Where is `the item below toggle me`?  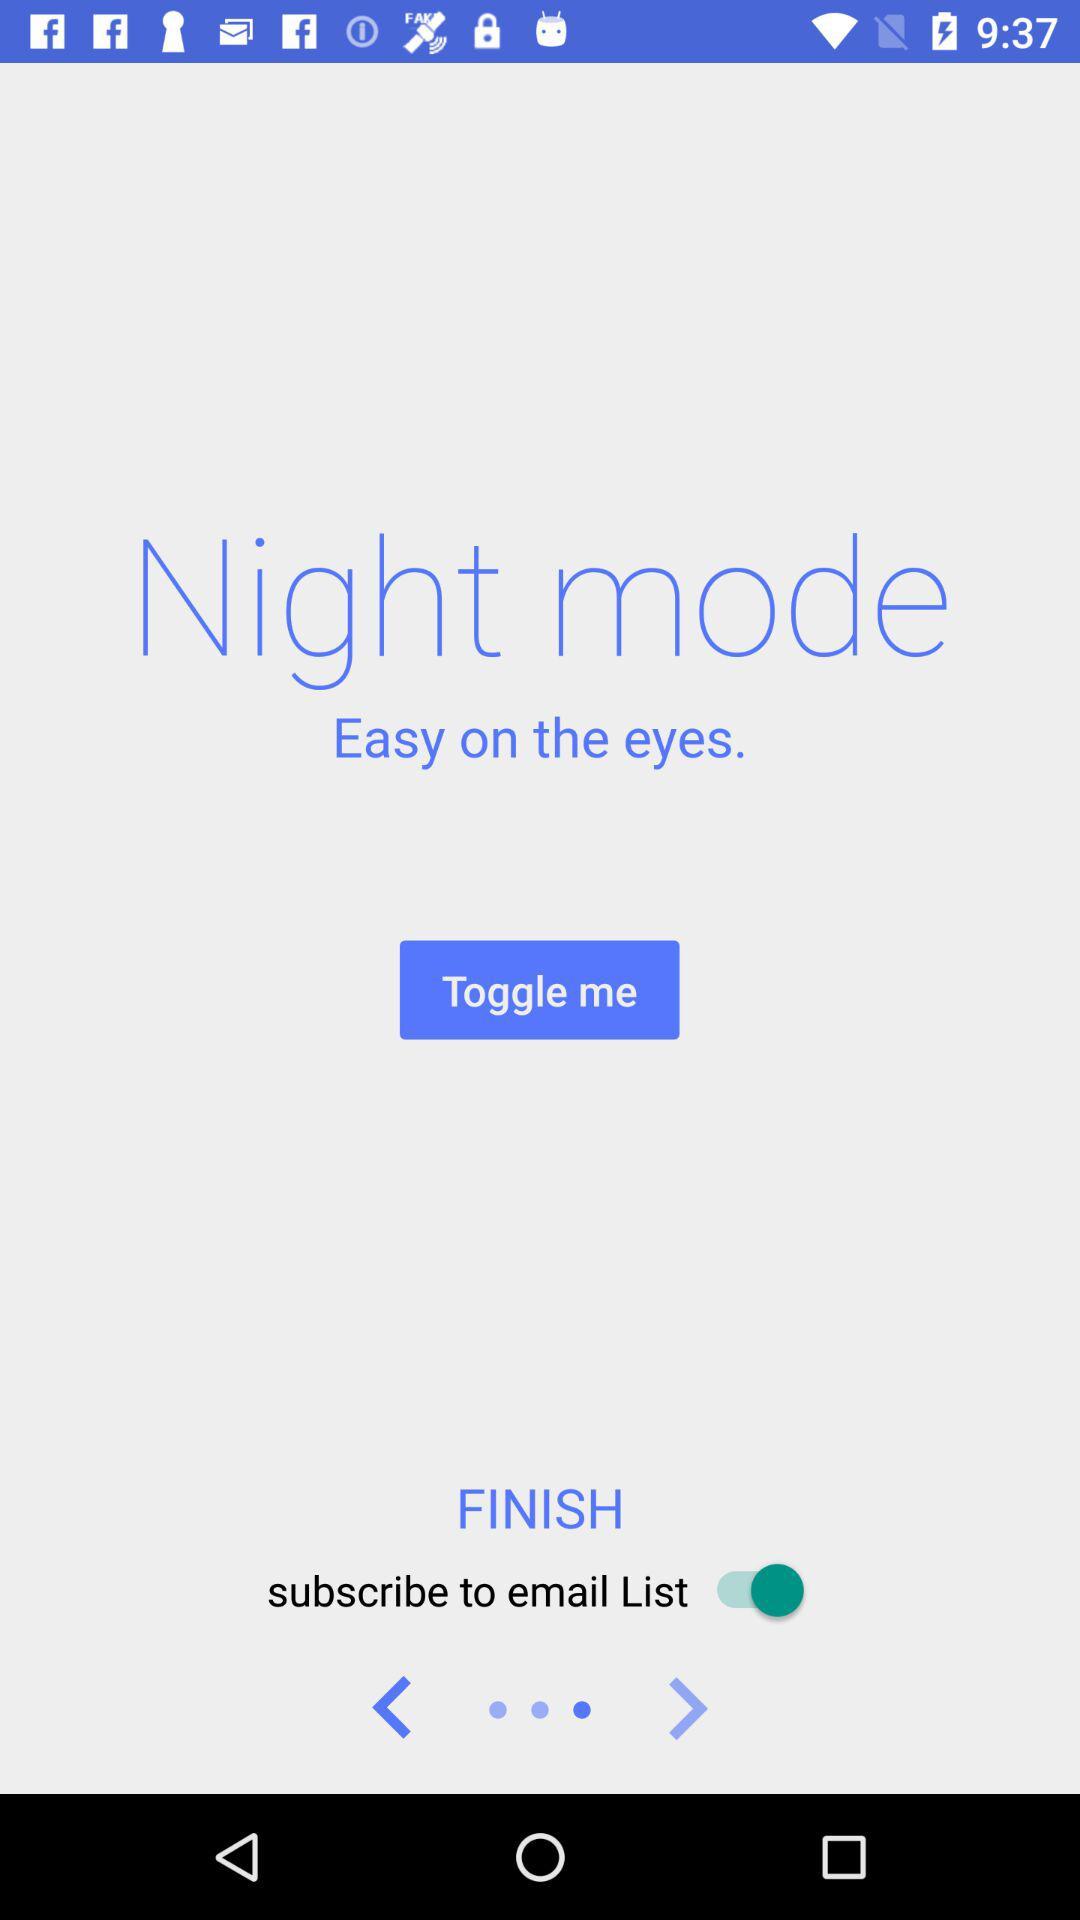 the item below toggle me is located at coordinates (540, 1507).